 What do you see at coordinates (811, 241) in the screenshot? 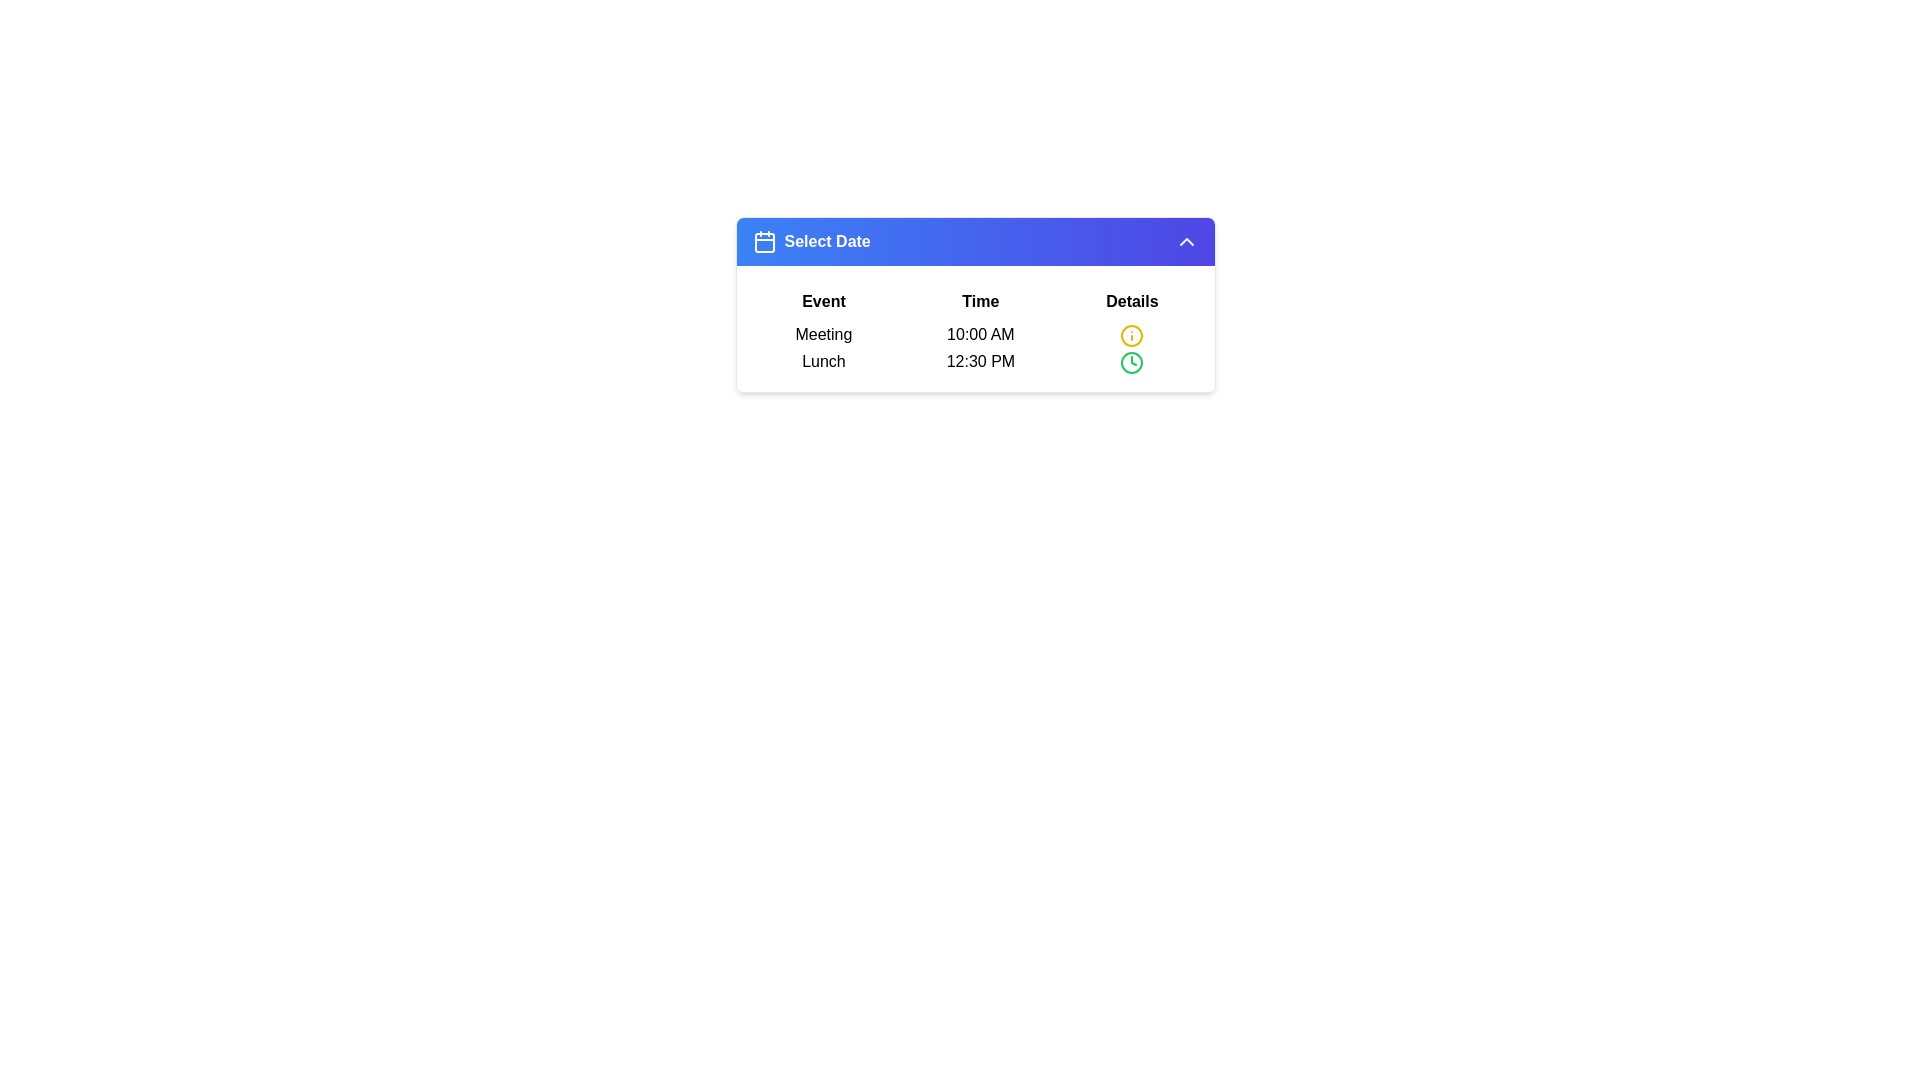
I see `the 'Select Date' label with a calendar icon, located in the header of a blue-colored box, positioned at the top left` at bounding box center [811, 241].